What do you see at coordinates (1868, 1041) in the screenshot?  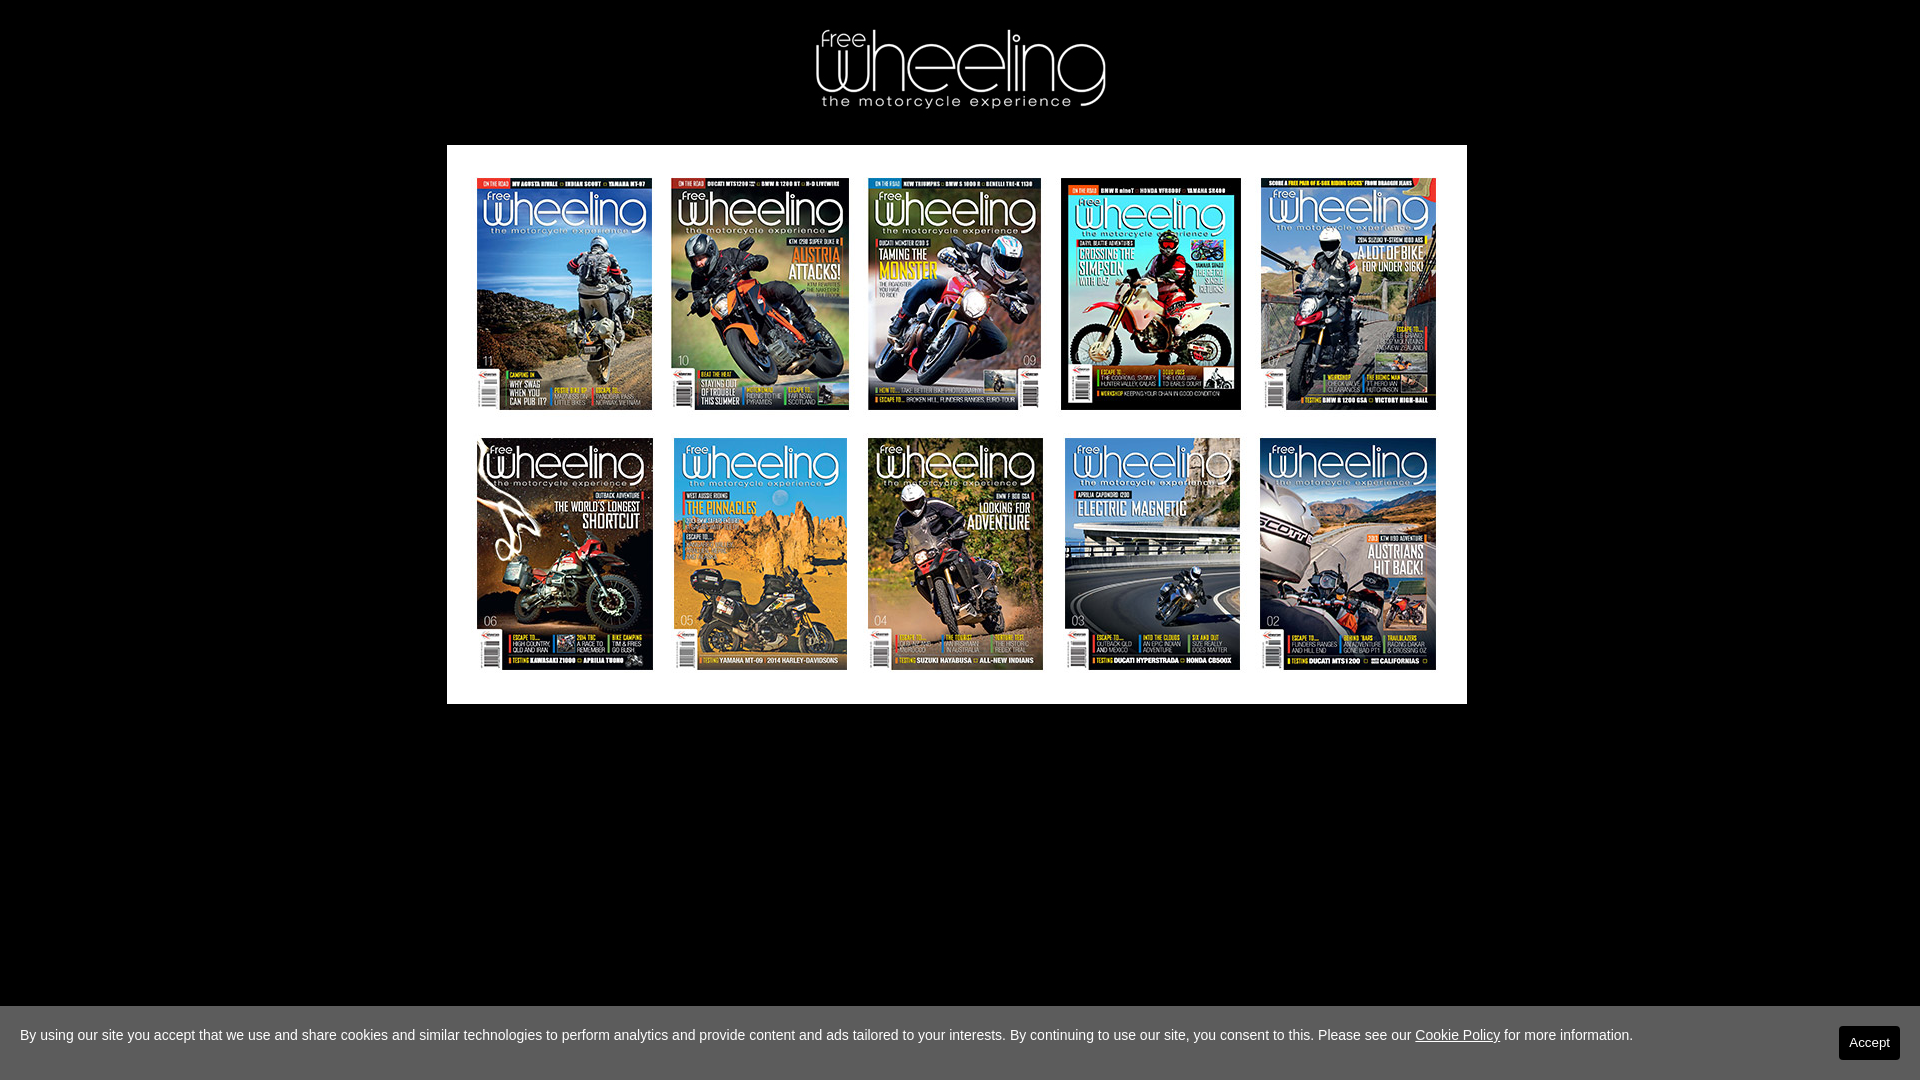 I see `'Accept'` at bounding box center [1868, 1041].